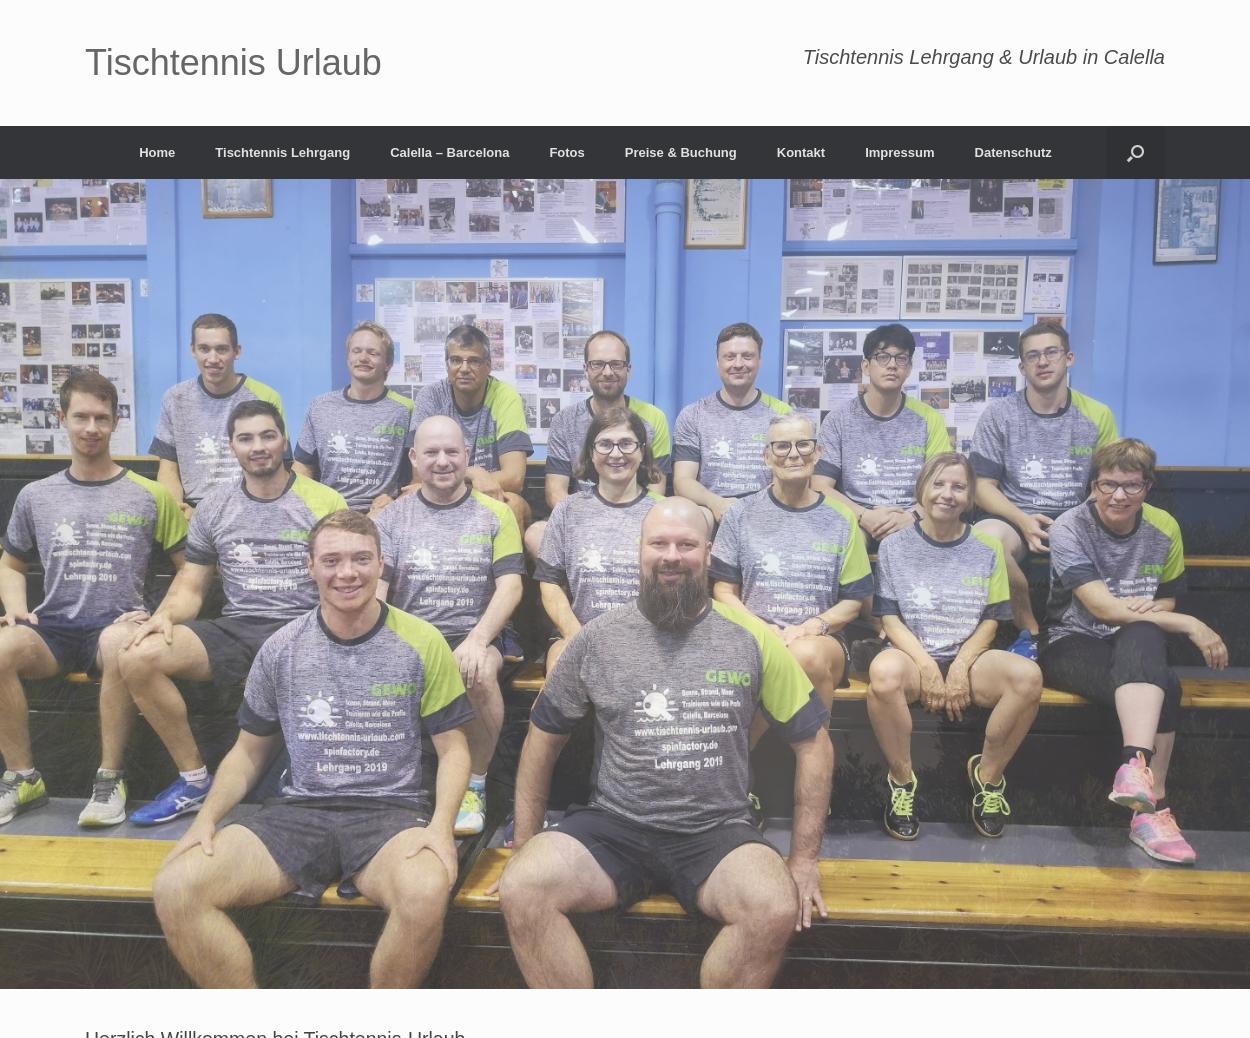 This screenshot has width=1250, height=1038. I want to click on 'Calella – Barcelona', so click(448, 151).